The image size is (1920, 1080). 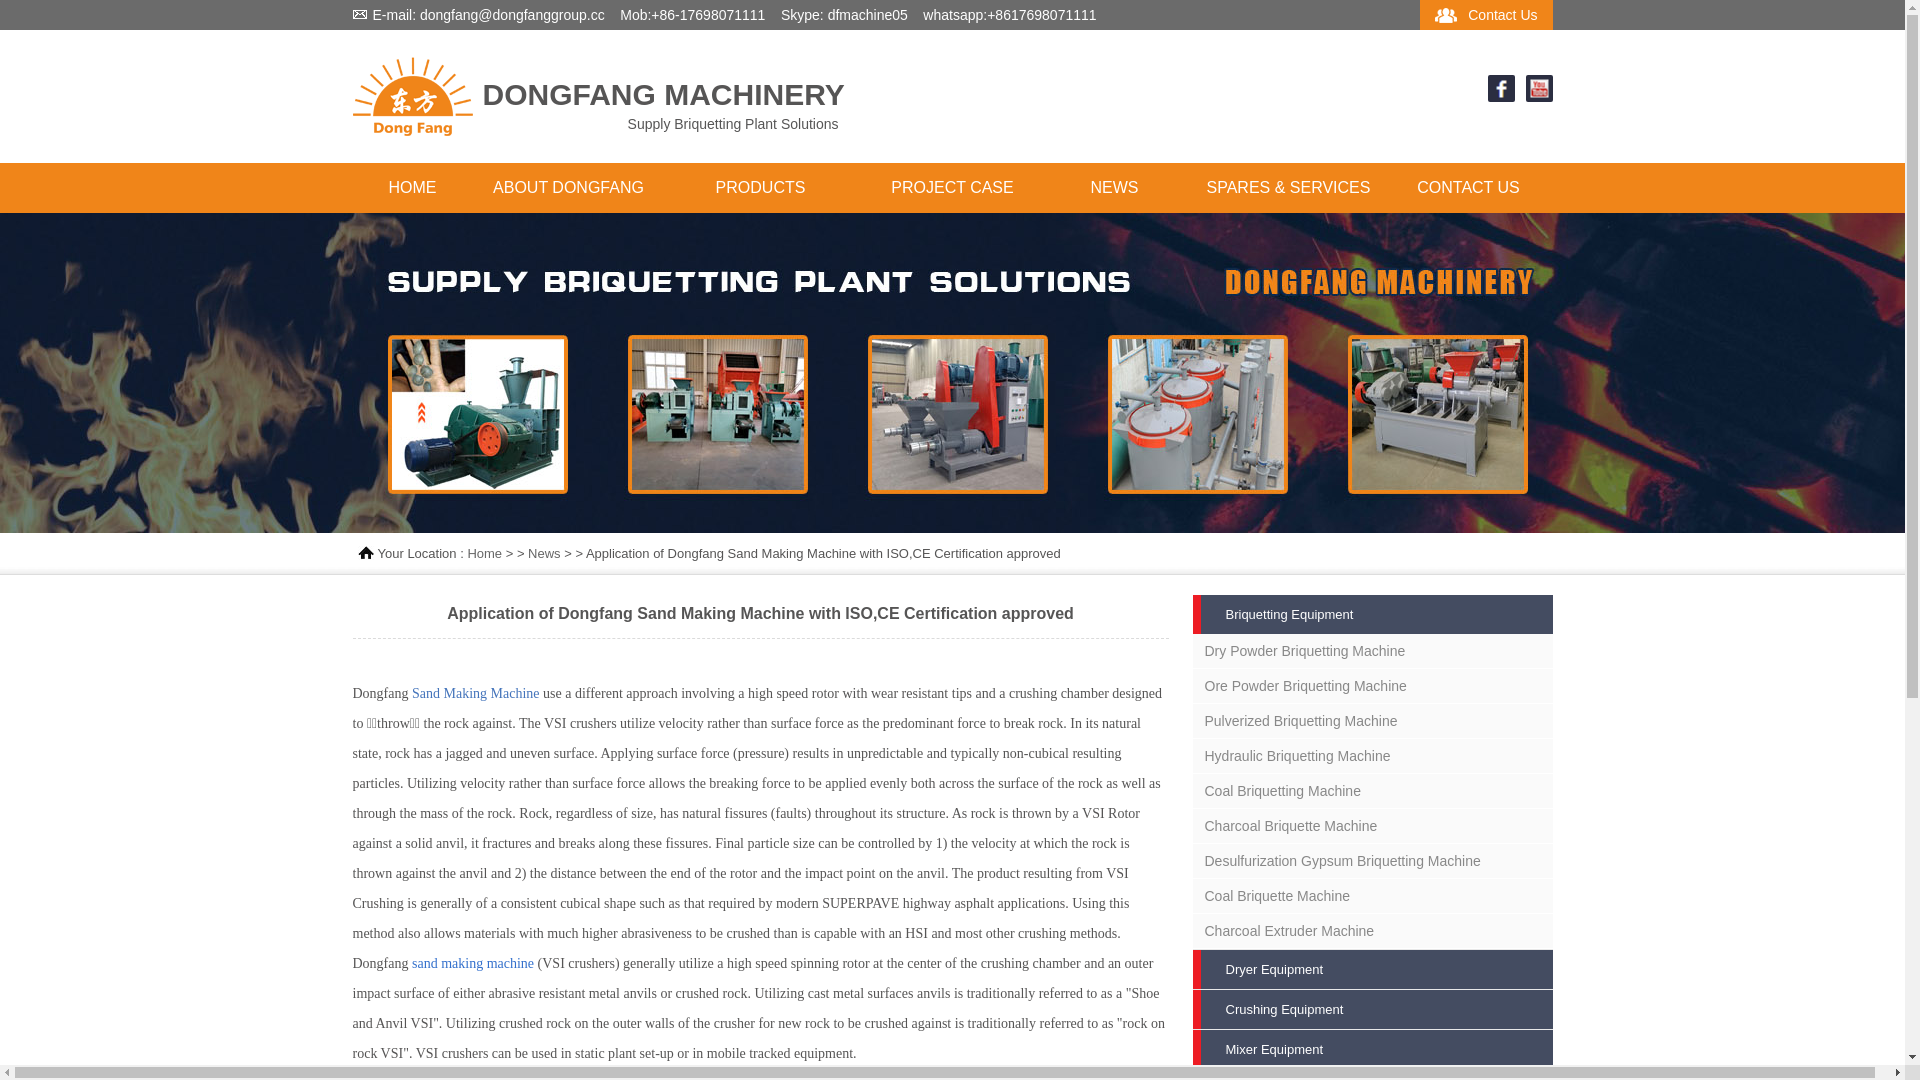 I want to click on 'Contact Us', so click(x=1502, y=15).